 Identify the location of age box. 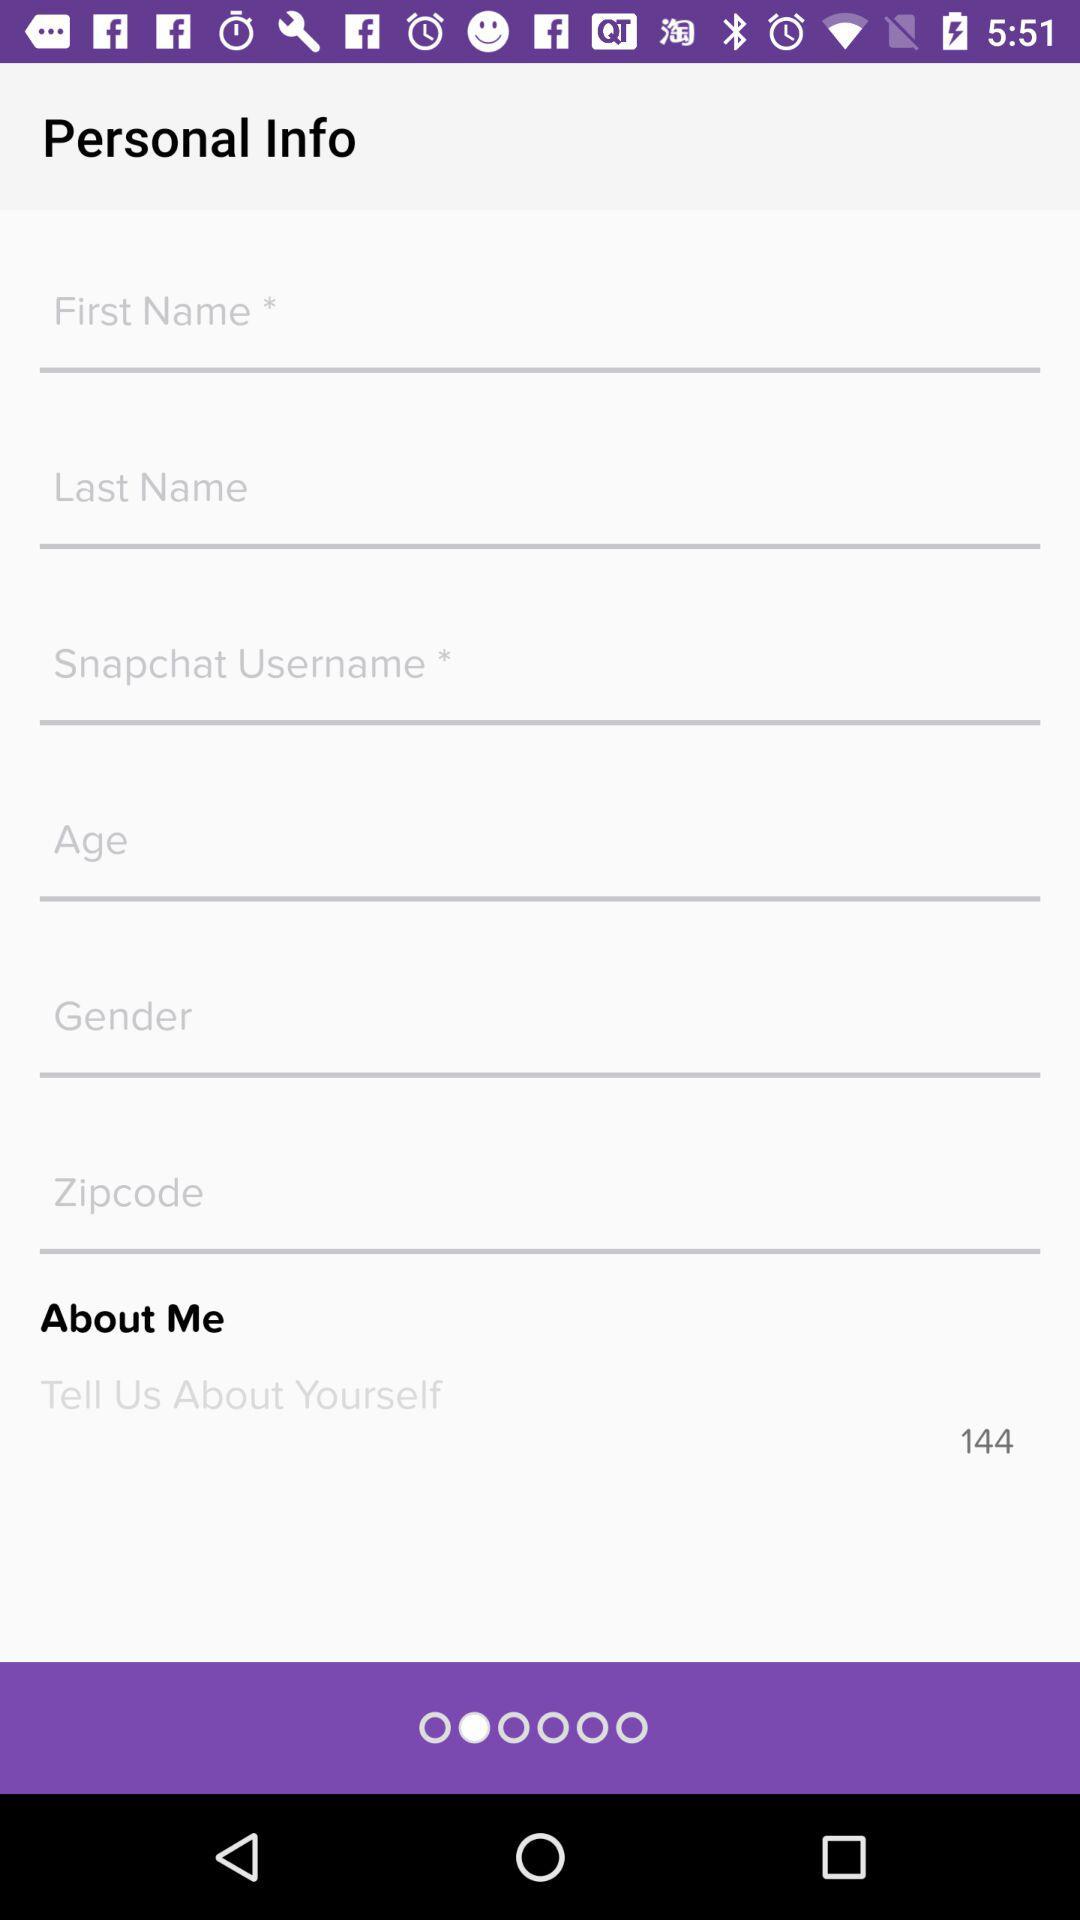
(540, 829).